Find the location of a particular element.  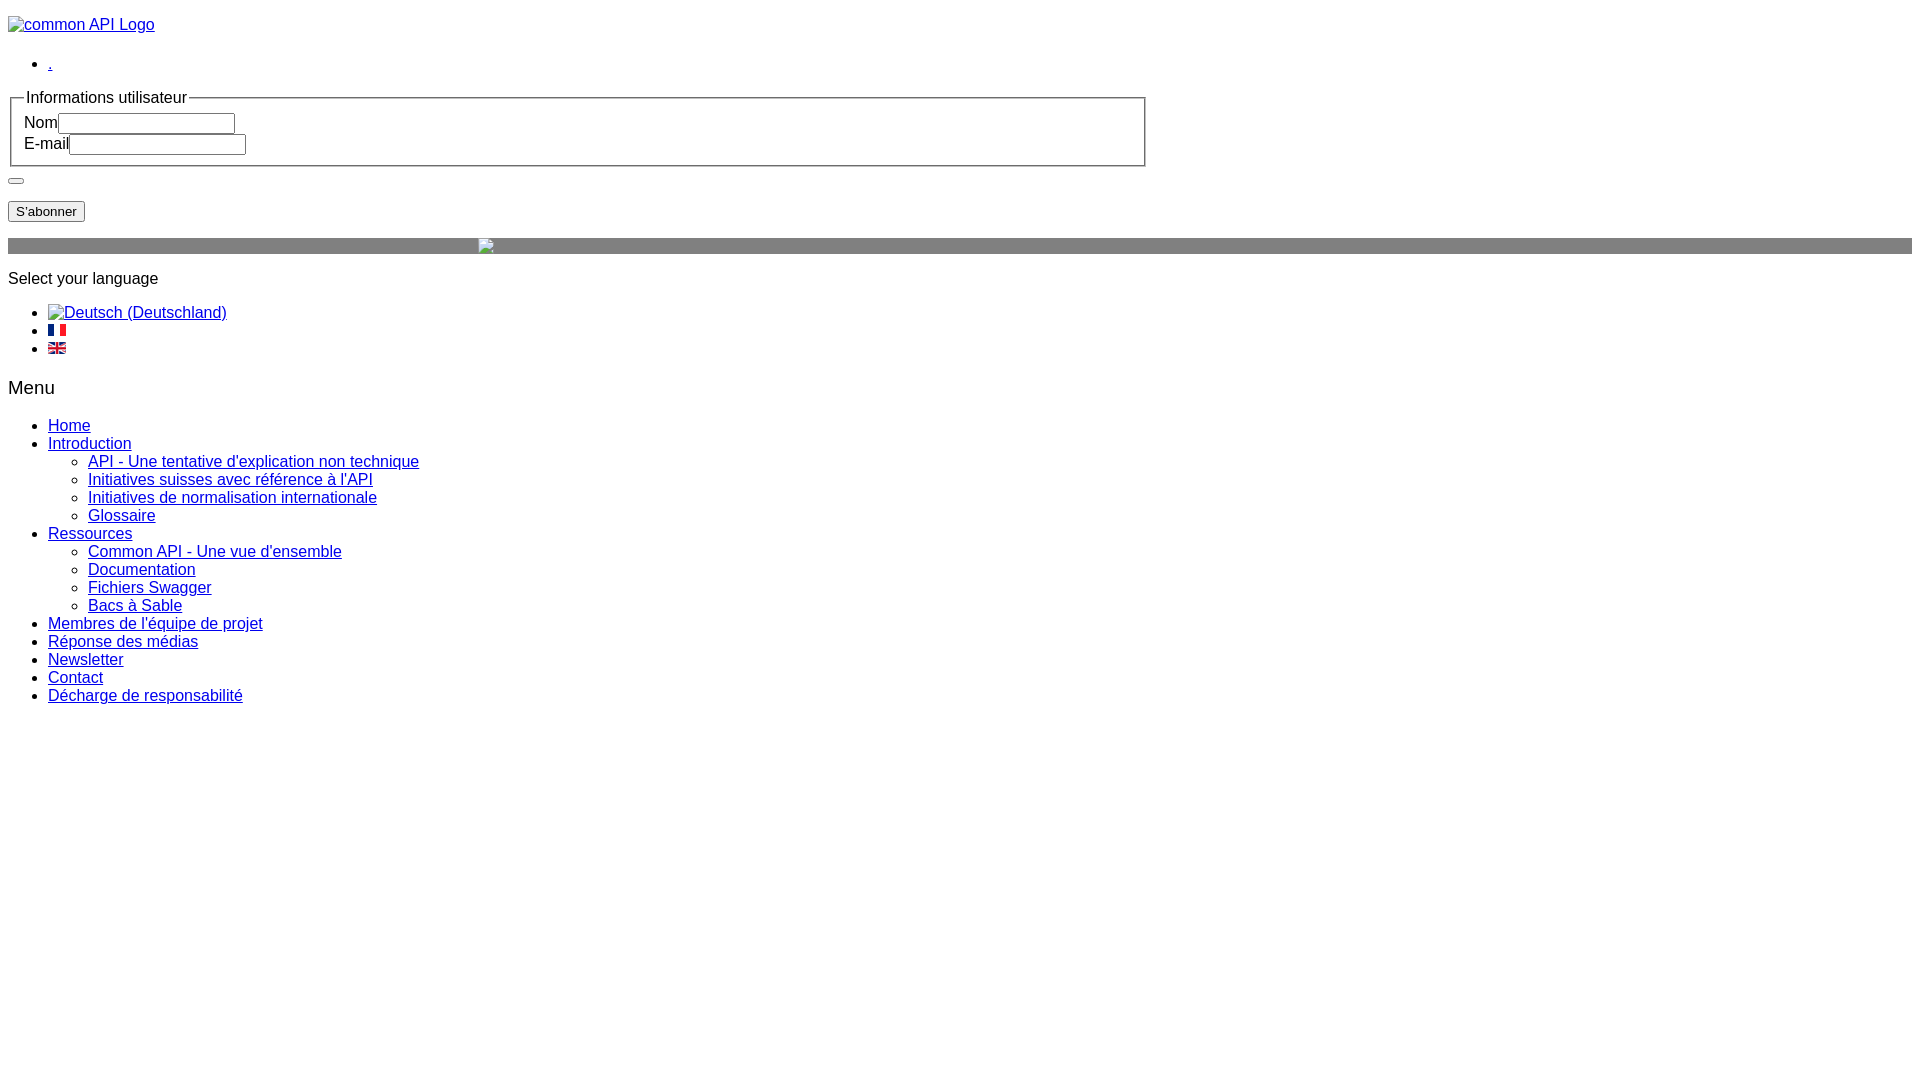

'English (United Kingdom)' is located at coordinates (57, 346).